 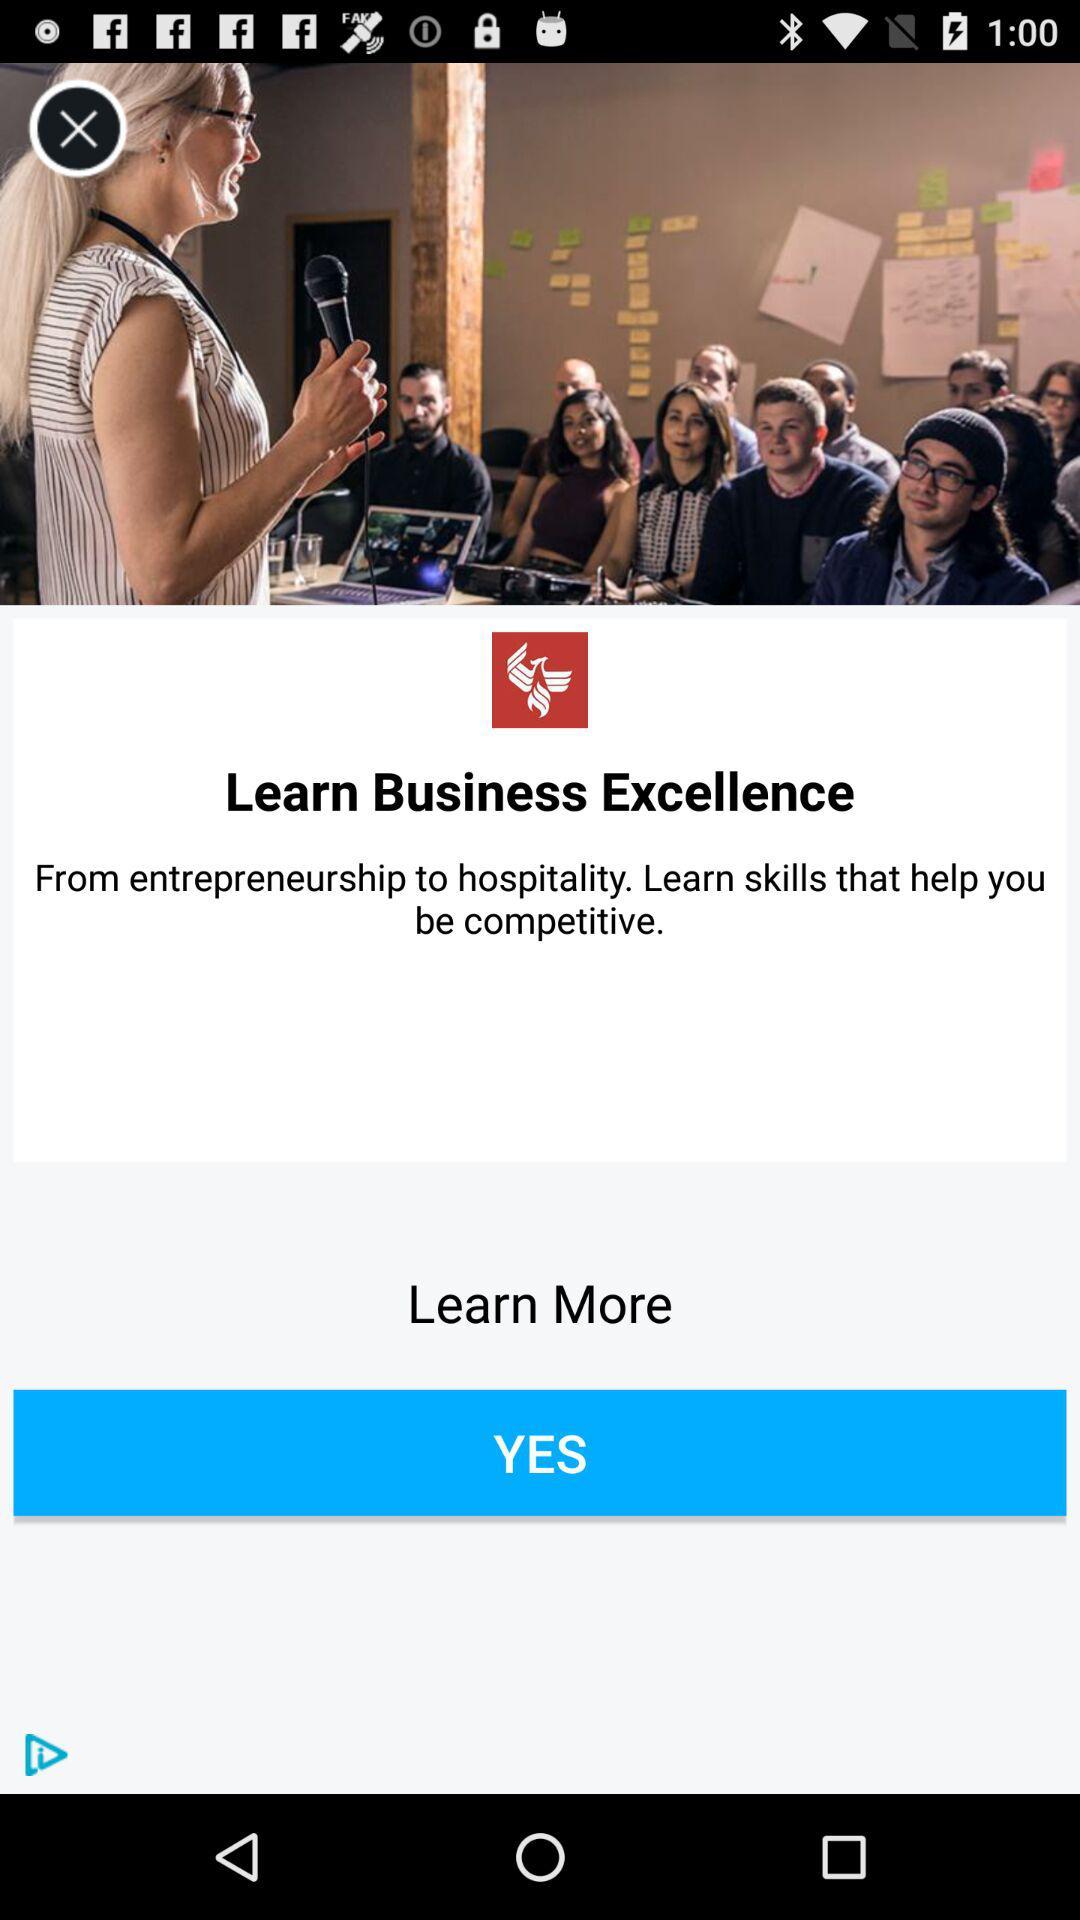 What do you see at coordinates (540, 1302) in the screenshot?
I see `learn more item` at bounding box center [540, 1302].